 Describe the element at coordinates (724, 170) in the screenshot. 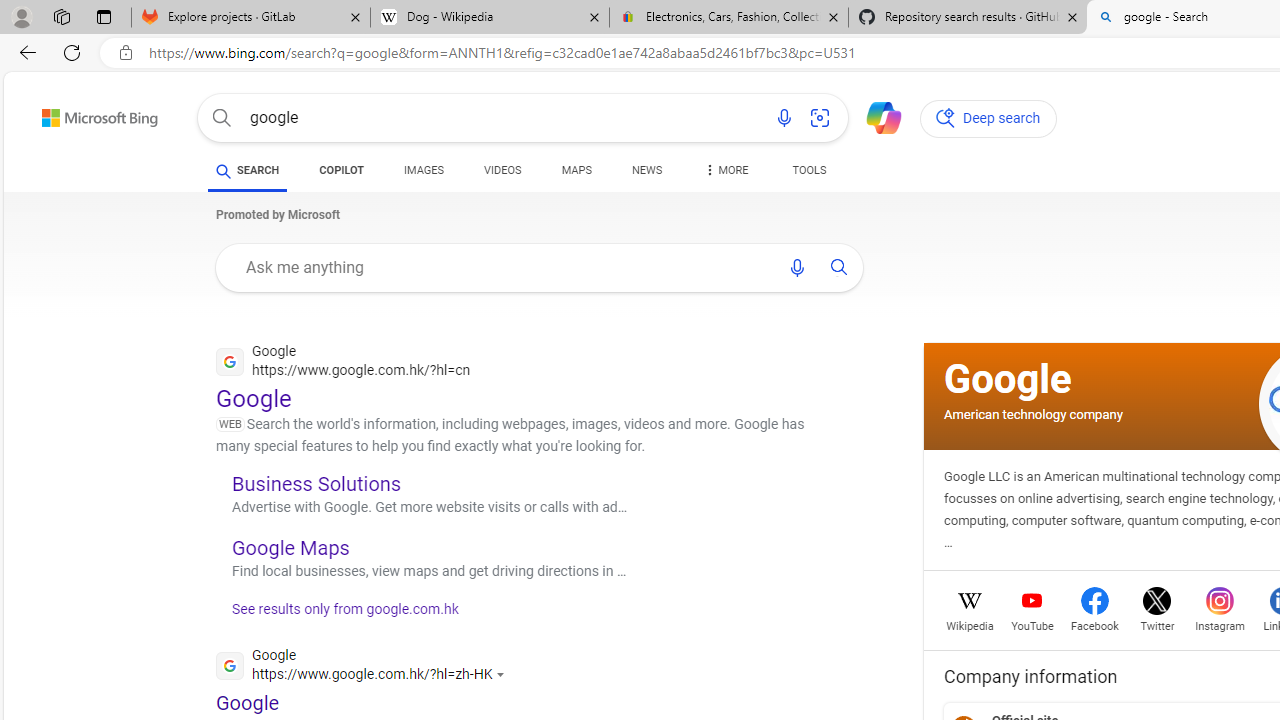

I see `'Dropdown Menu'` at that location.